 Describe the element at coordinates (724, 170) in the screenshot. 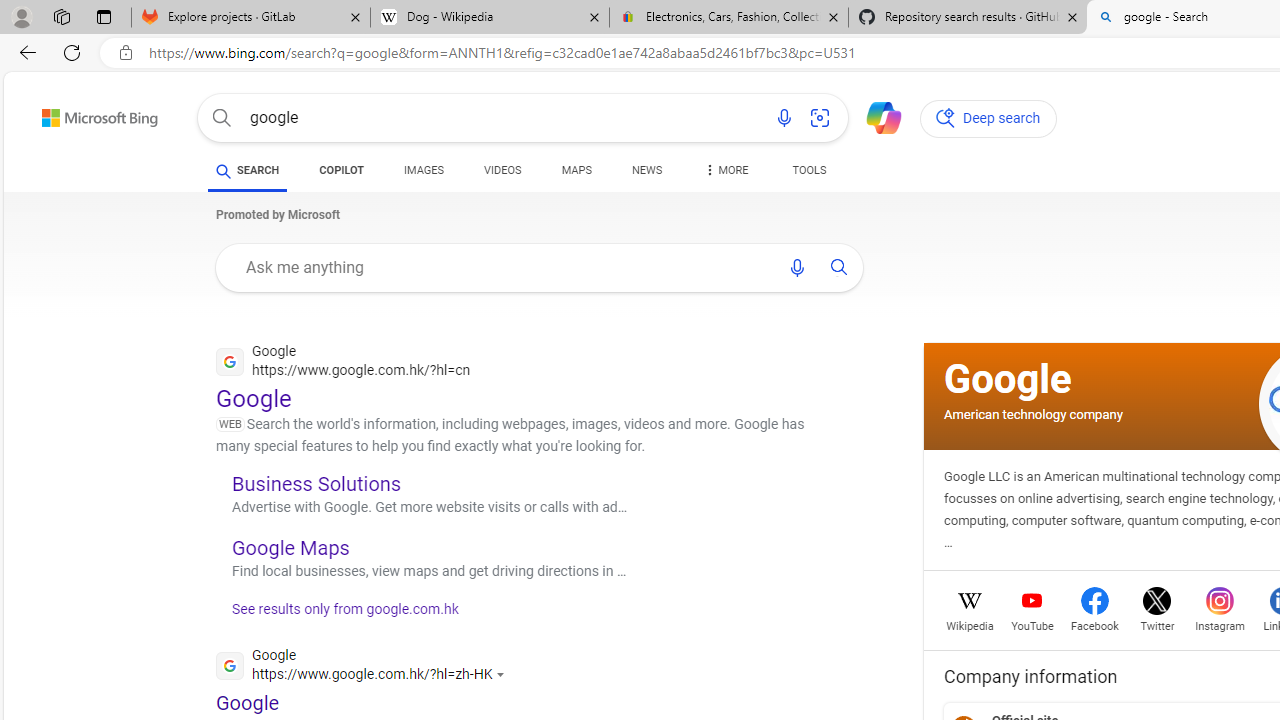

I see `'Dropdown Menu'` at that location.